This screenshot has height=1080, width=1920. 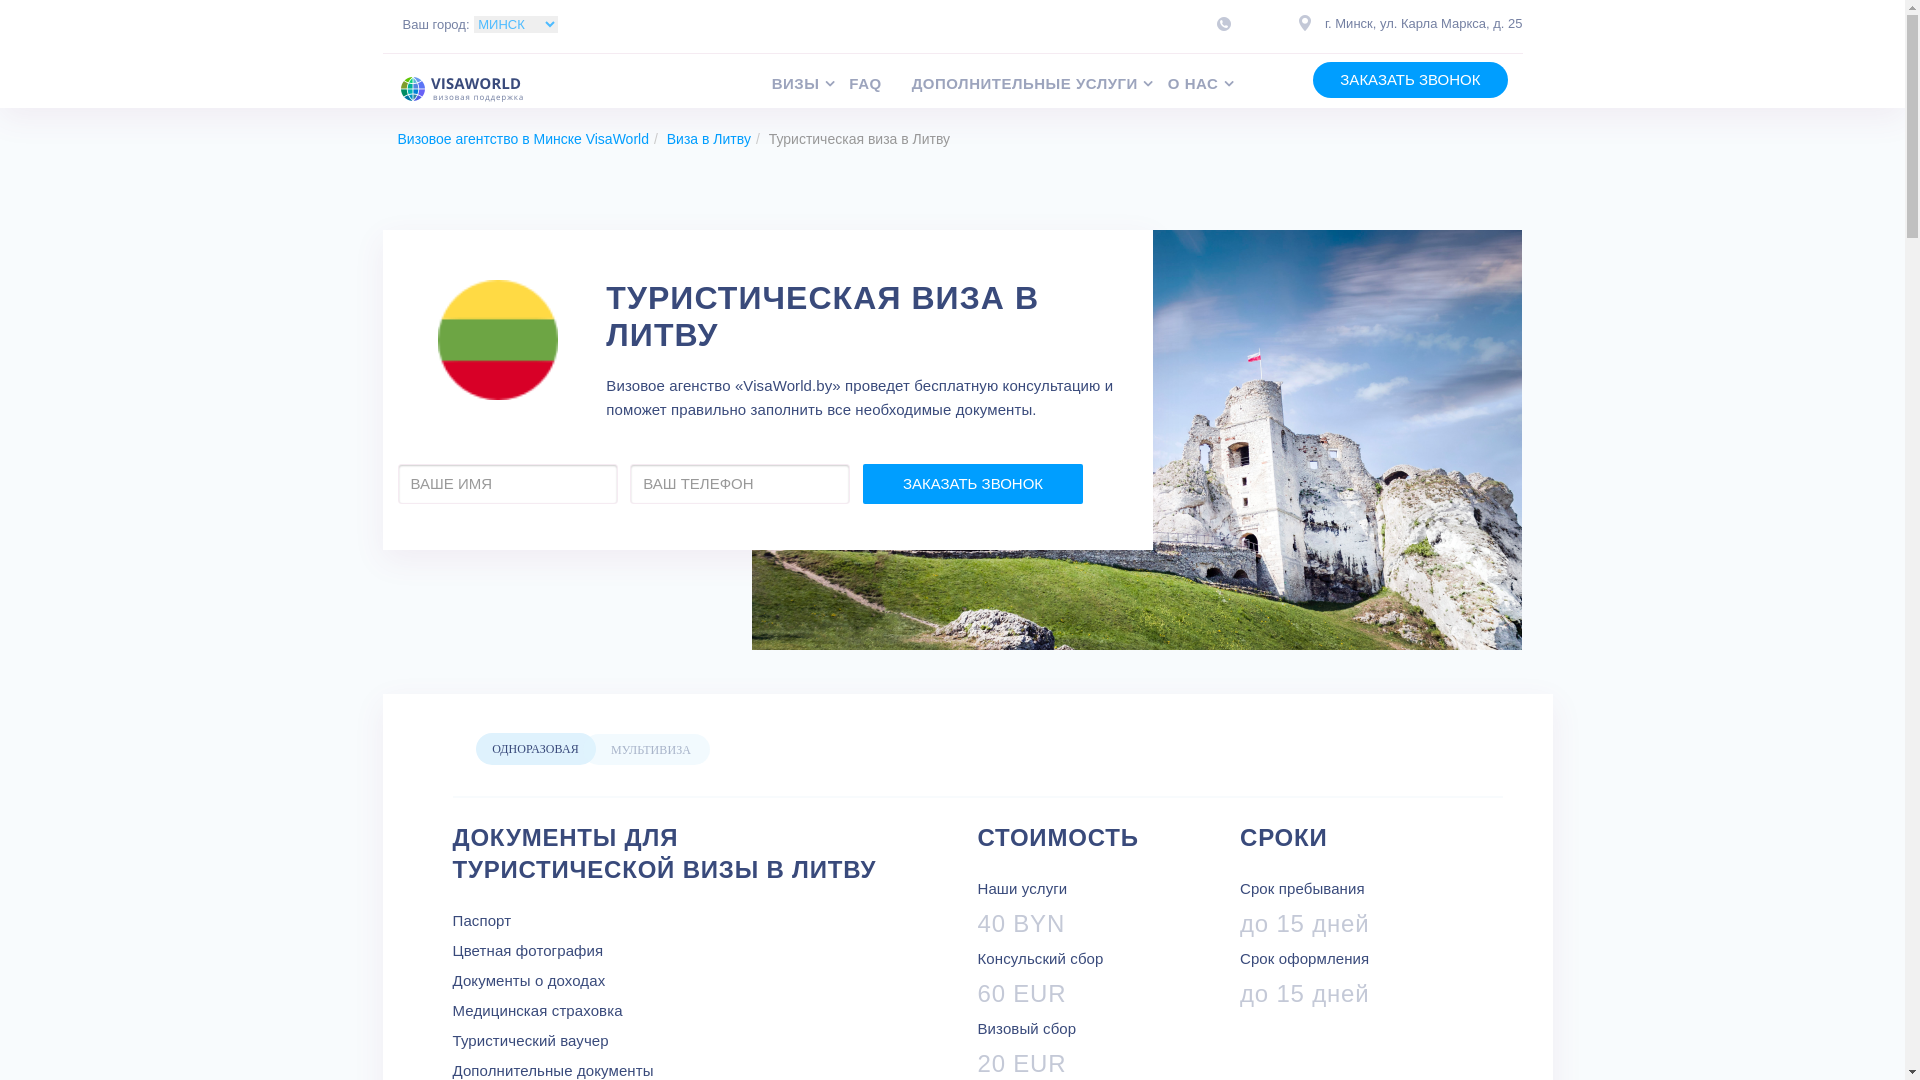 I want to click on 'FAQ', so click(x=849, y=83).